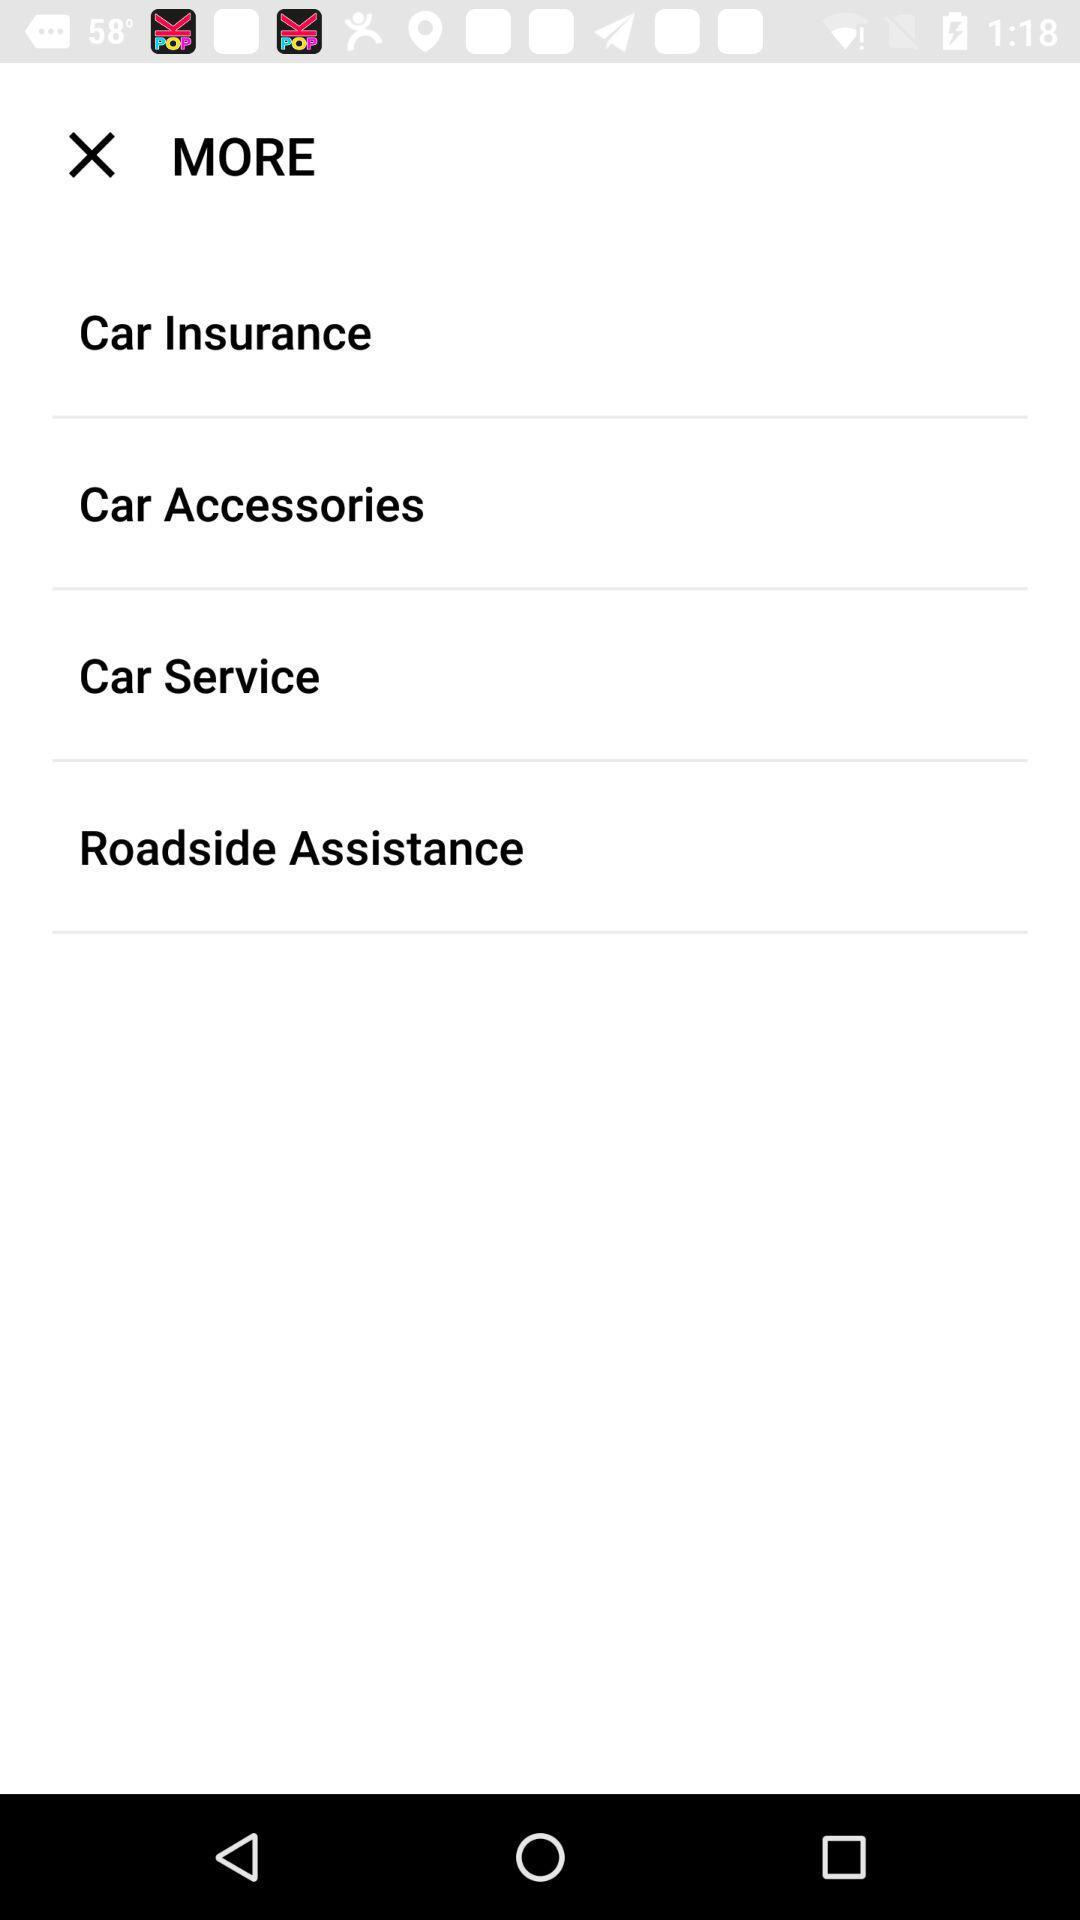 The image size is (1080, 1920). What do you see at coordinates (553, 153) in the screenshot?
I see `the more` at bounding box center [553, 153].